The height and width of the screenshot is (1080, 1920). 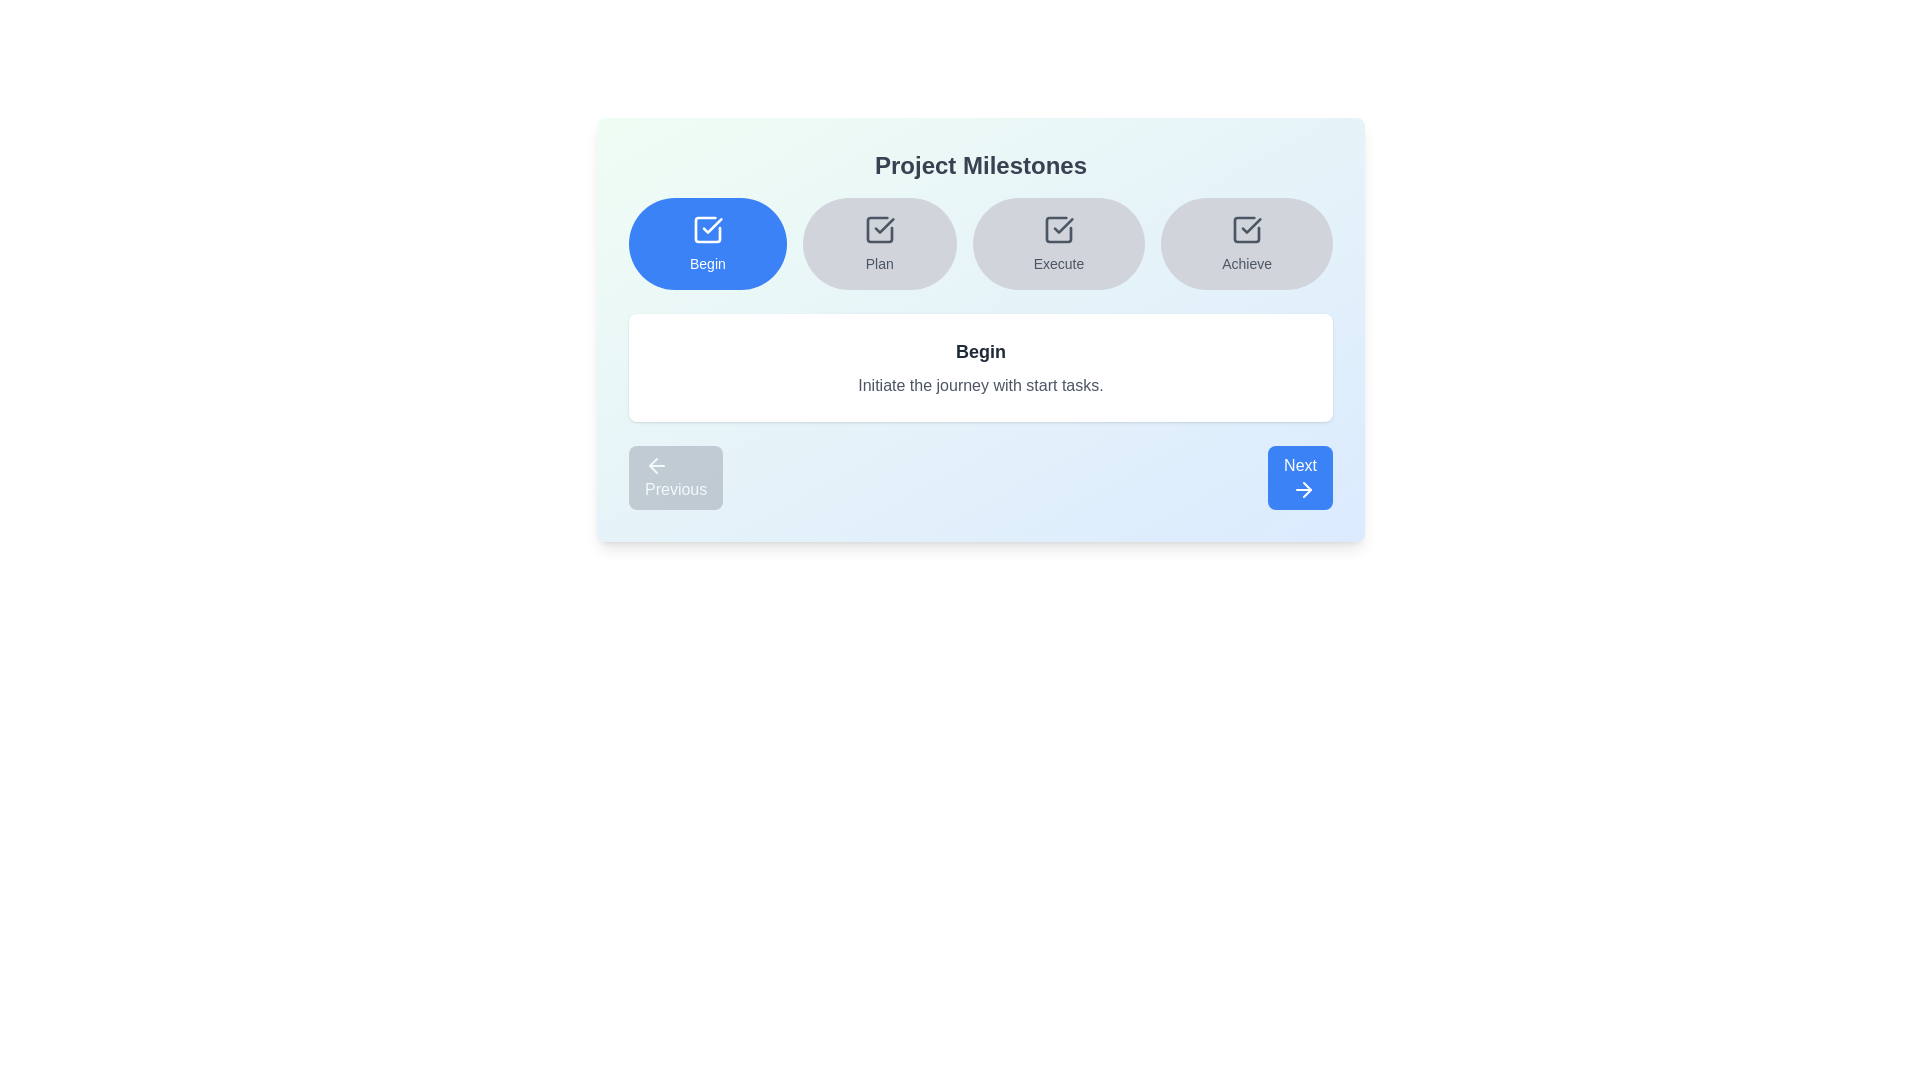 I want to click on the 'Achieve' button which indicates the milestone in the process, located to the right of the 'Execute' button, so click(x=1246, y=242).